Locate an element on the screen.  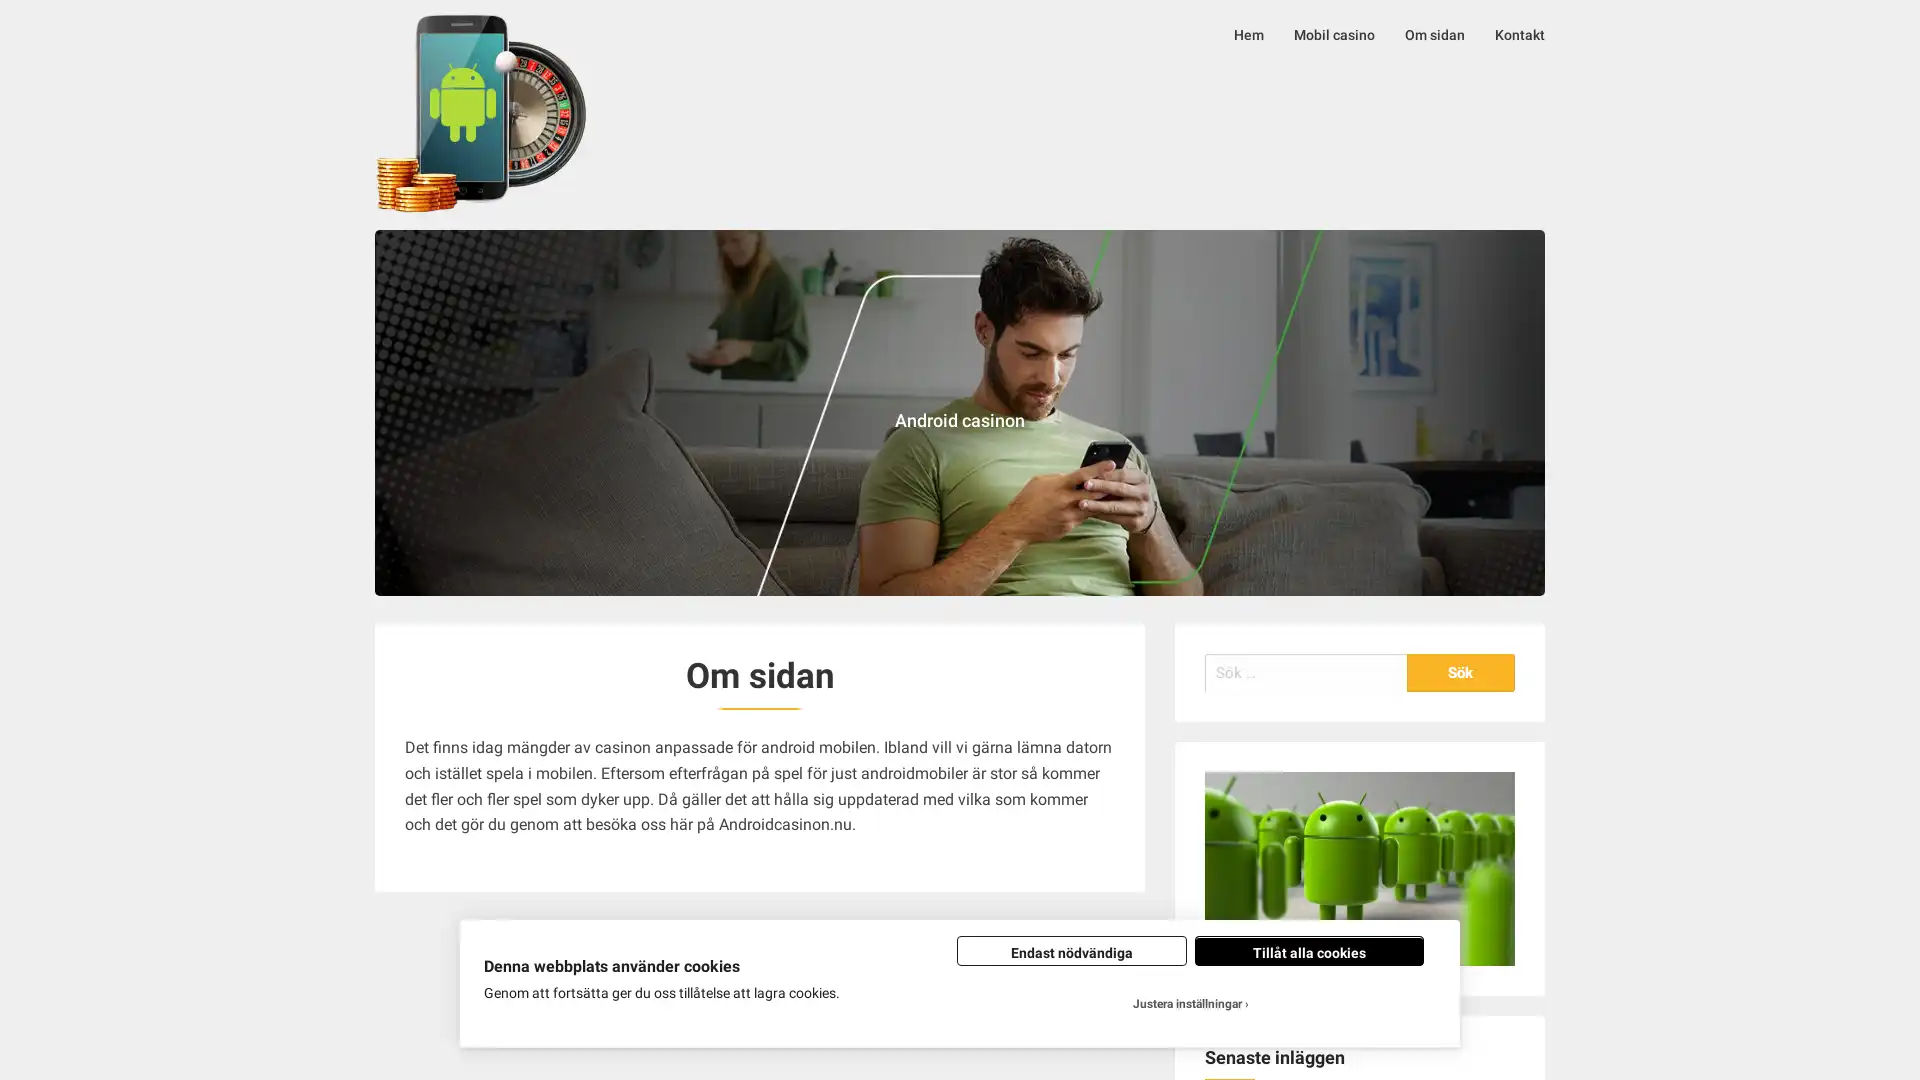
Justera installningar is located at coordinates (1190, 1002).